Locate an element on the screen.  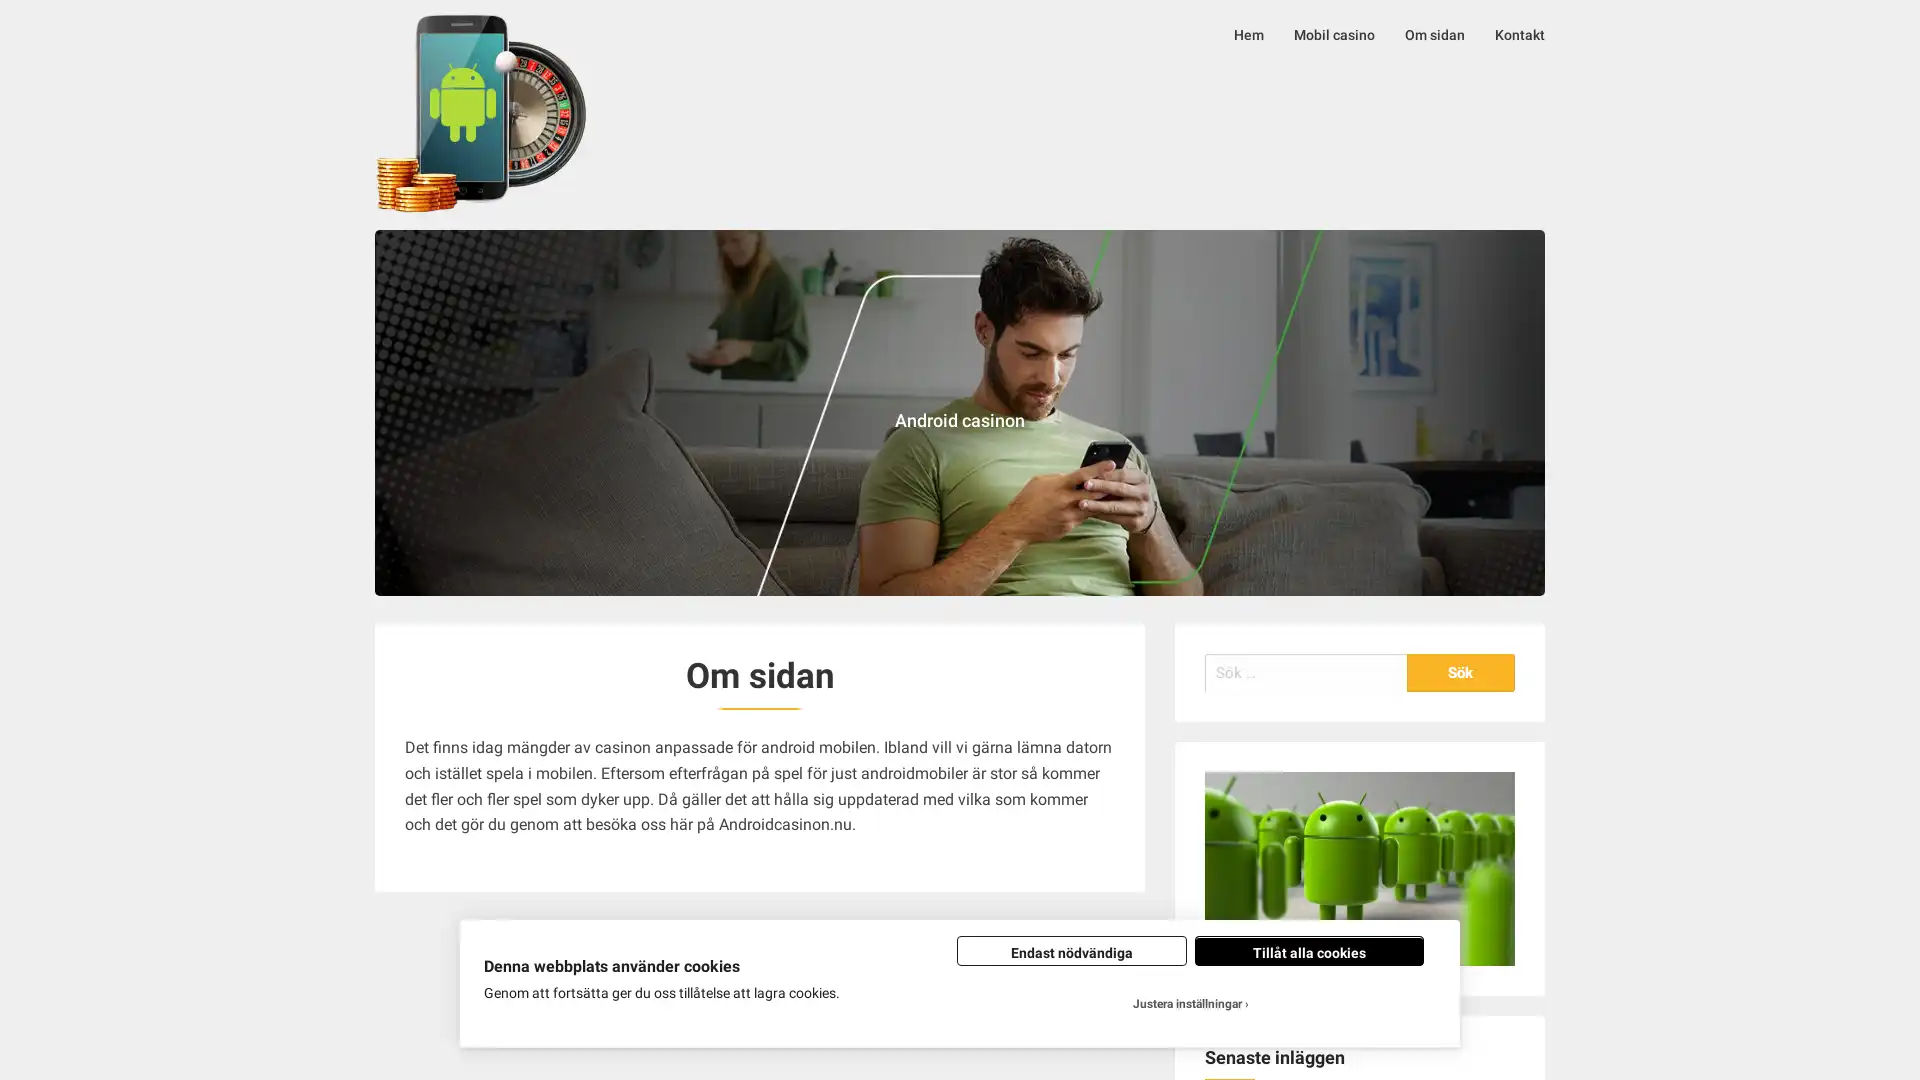
Justera installningar is located at coordinates (1190, 1002).